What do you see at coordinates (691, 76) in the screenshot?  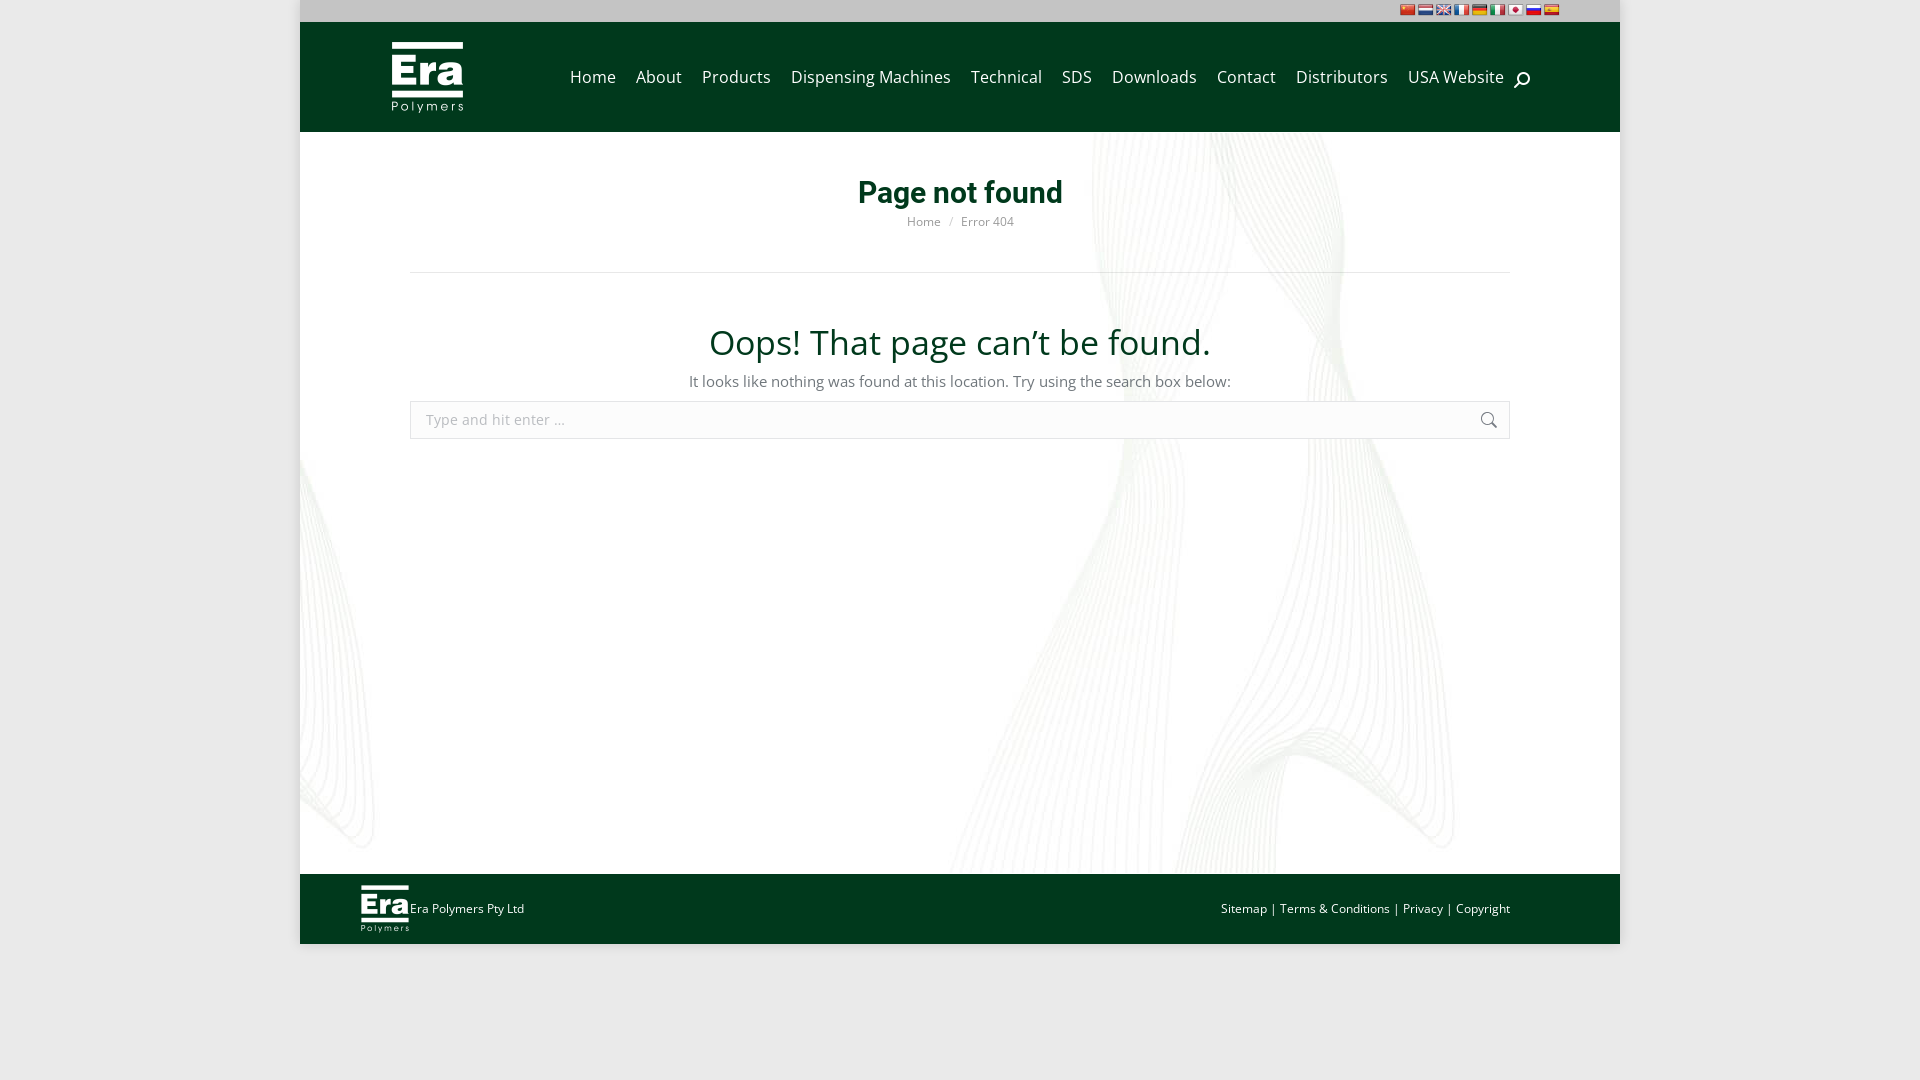 I see `'Products'` at bounding box center [691, 76].